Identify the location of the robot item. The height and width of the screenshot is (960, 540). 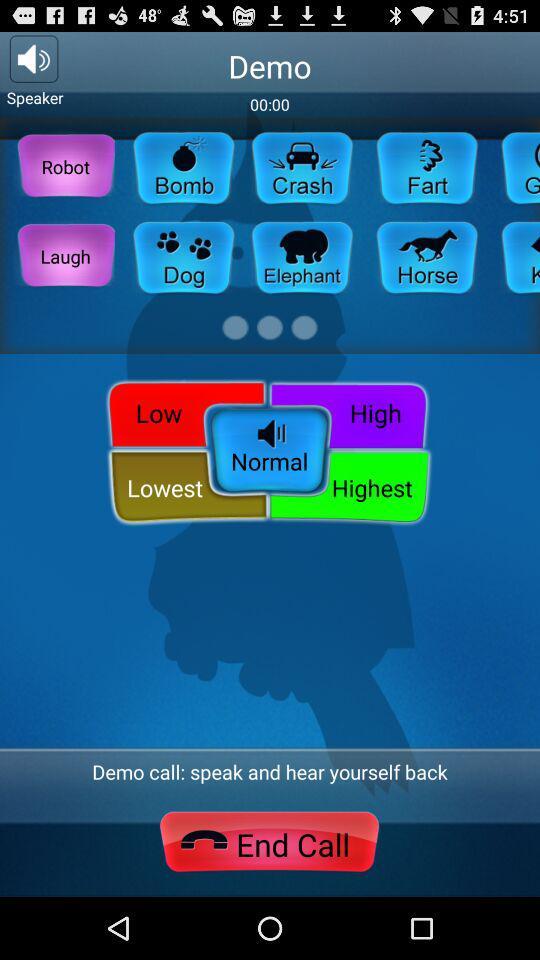
(65, 165).